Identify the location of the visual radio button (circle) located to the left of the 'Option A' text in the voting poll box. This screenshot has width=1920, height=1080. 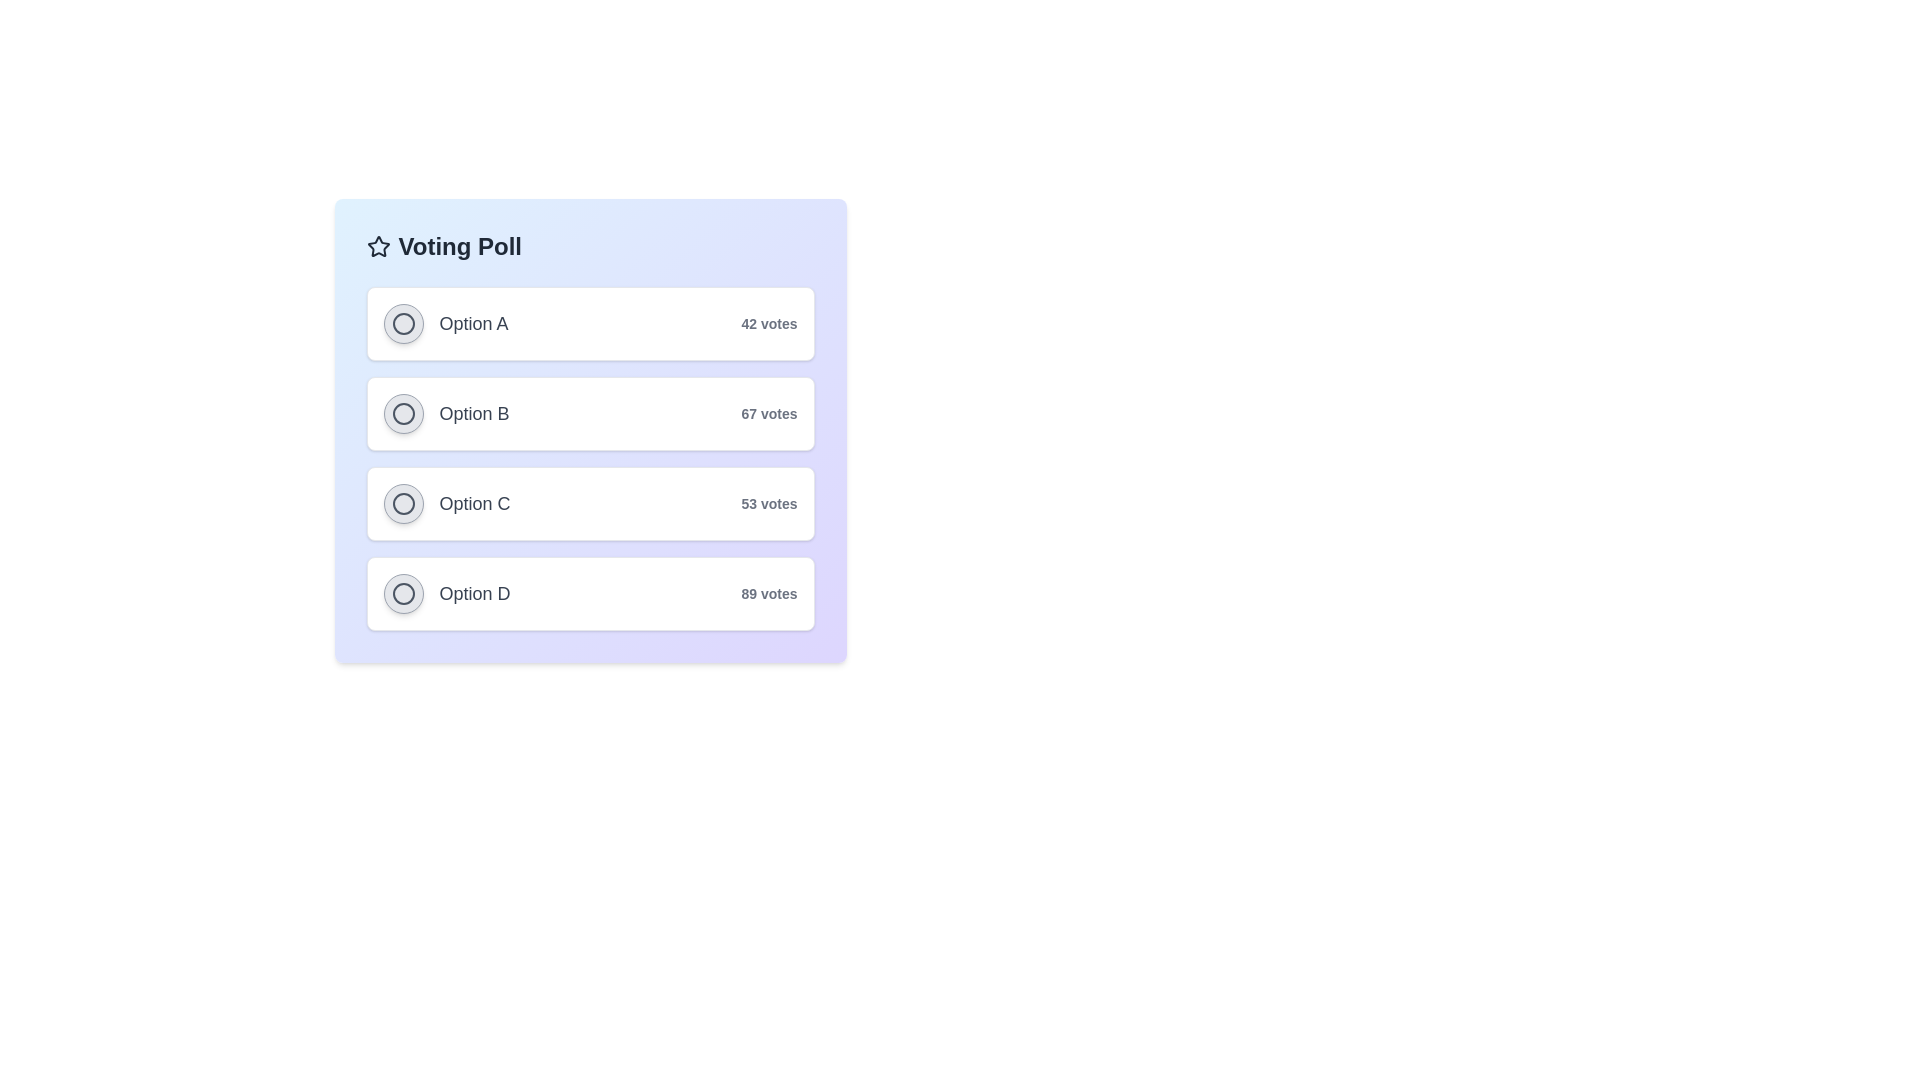
(402, 323).